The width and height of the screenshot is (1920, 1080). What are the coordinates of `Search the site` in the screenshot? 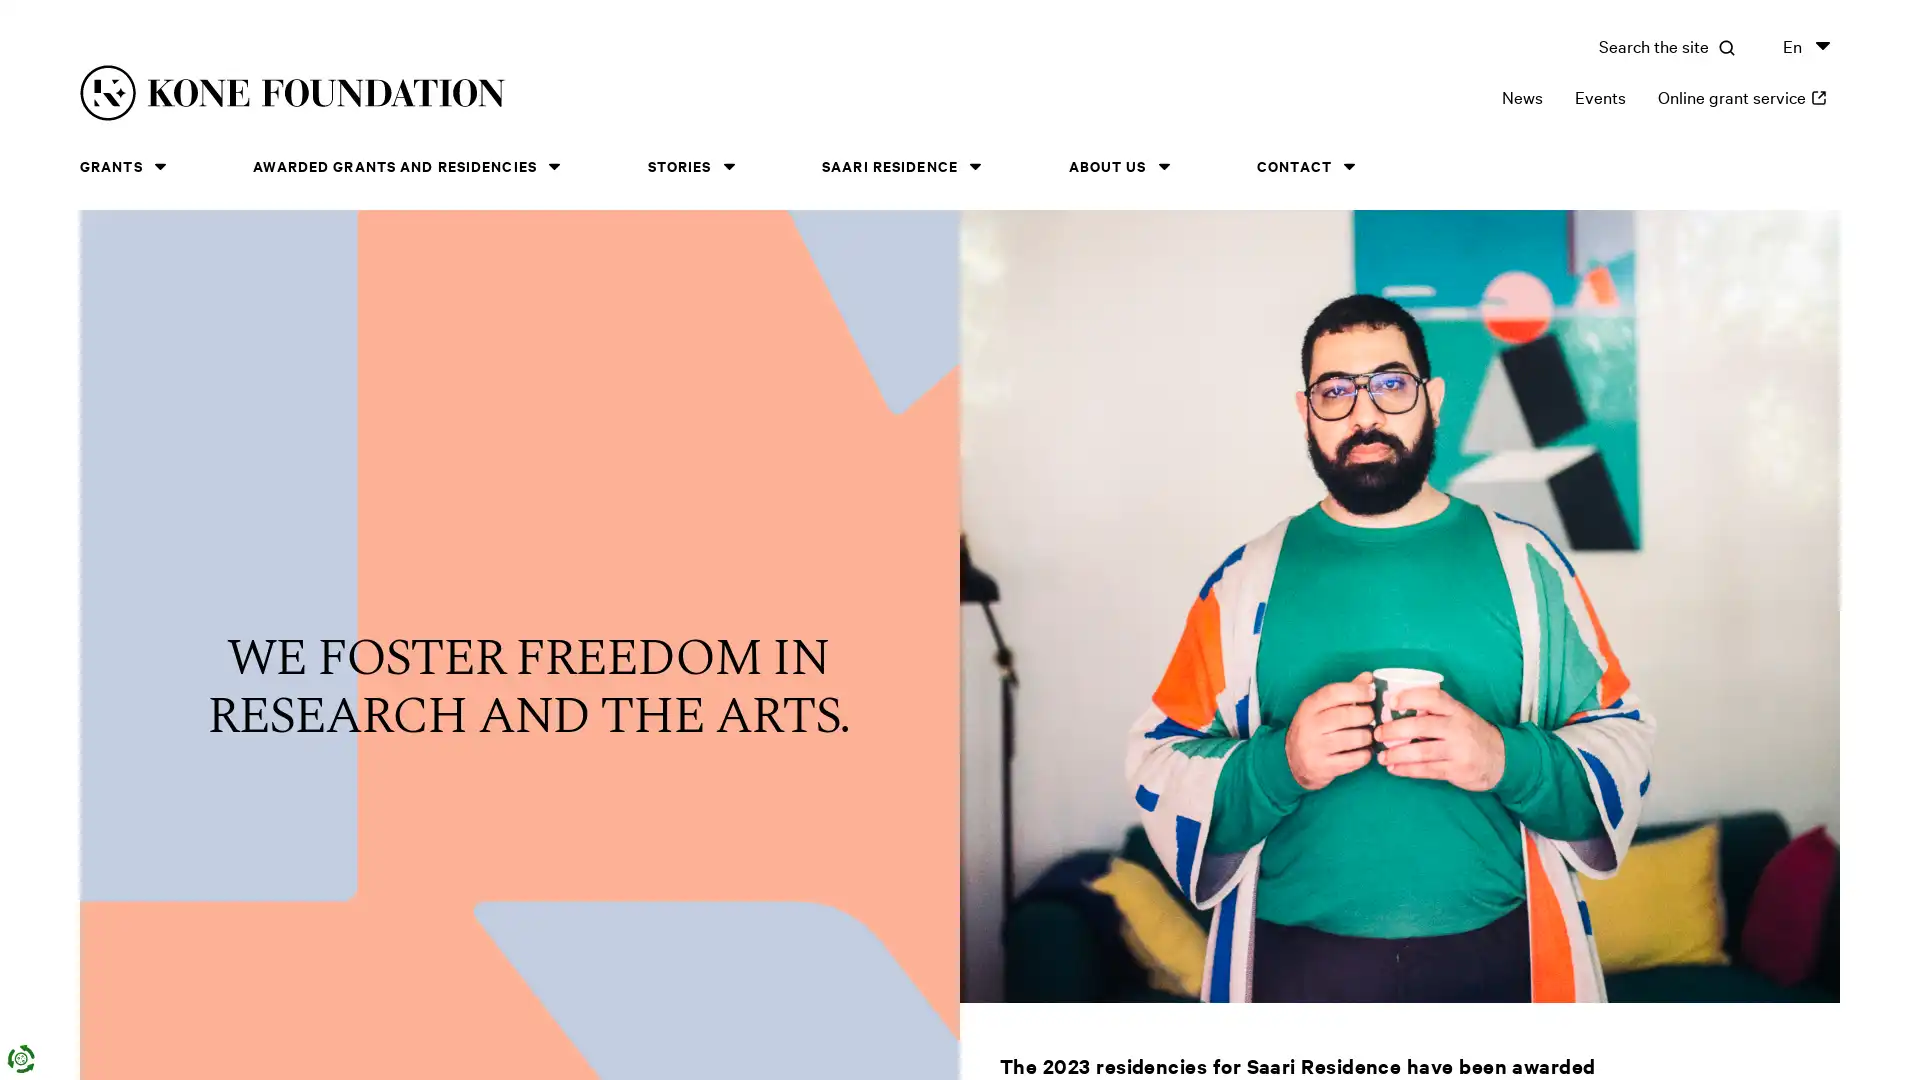 It's located at (1666, 45).